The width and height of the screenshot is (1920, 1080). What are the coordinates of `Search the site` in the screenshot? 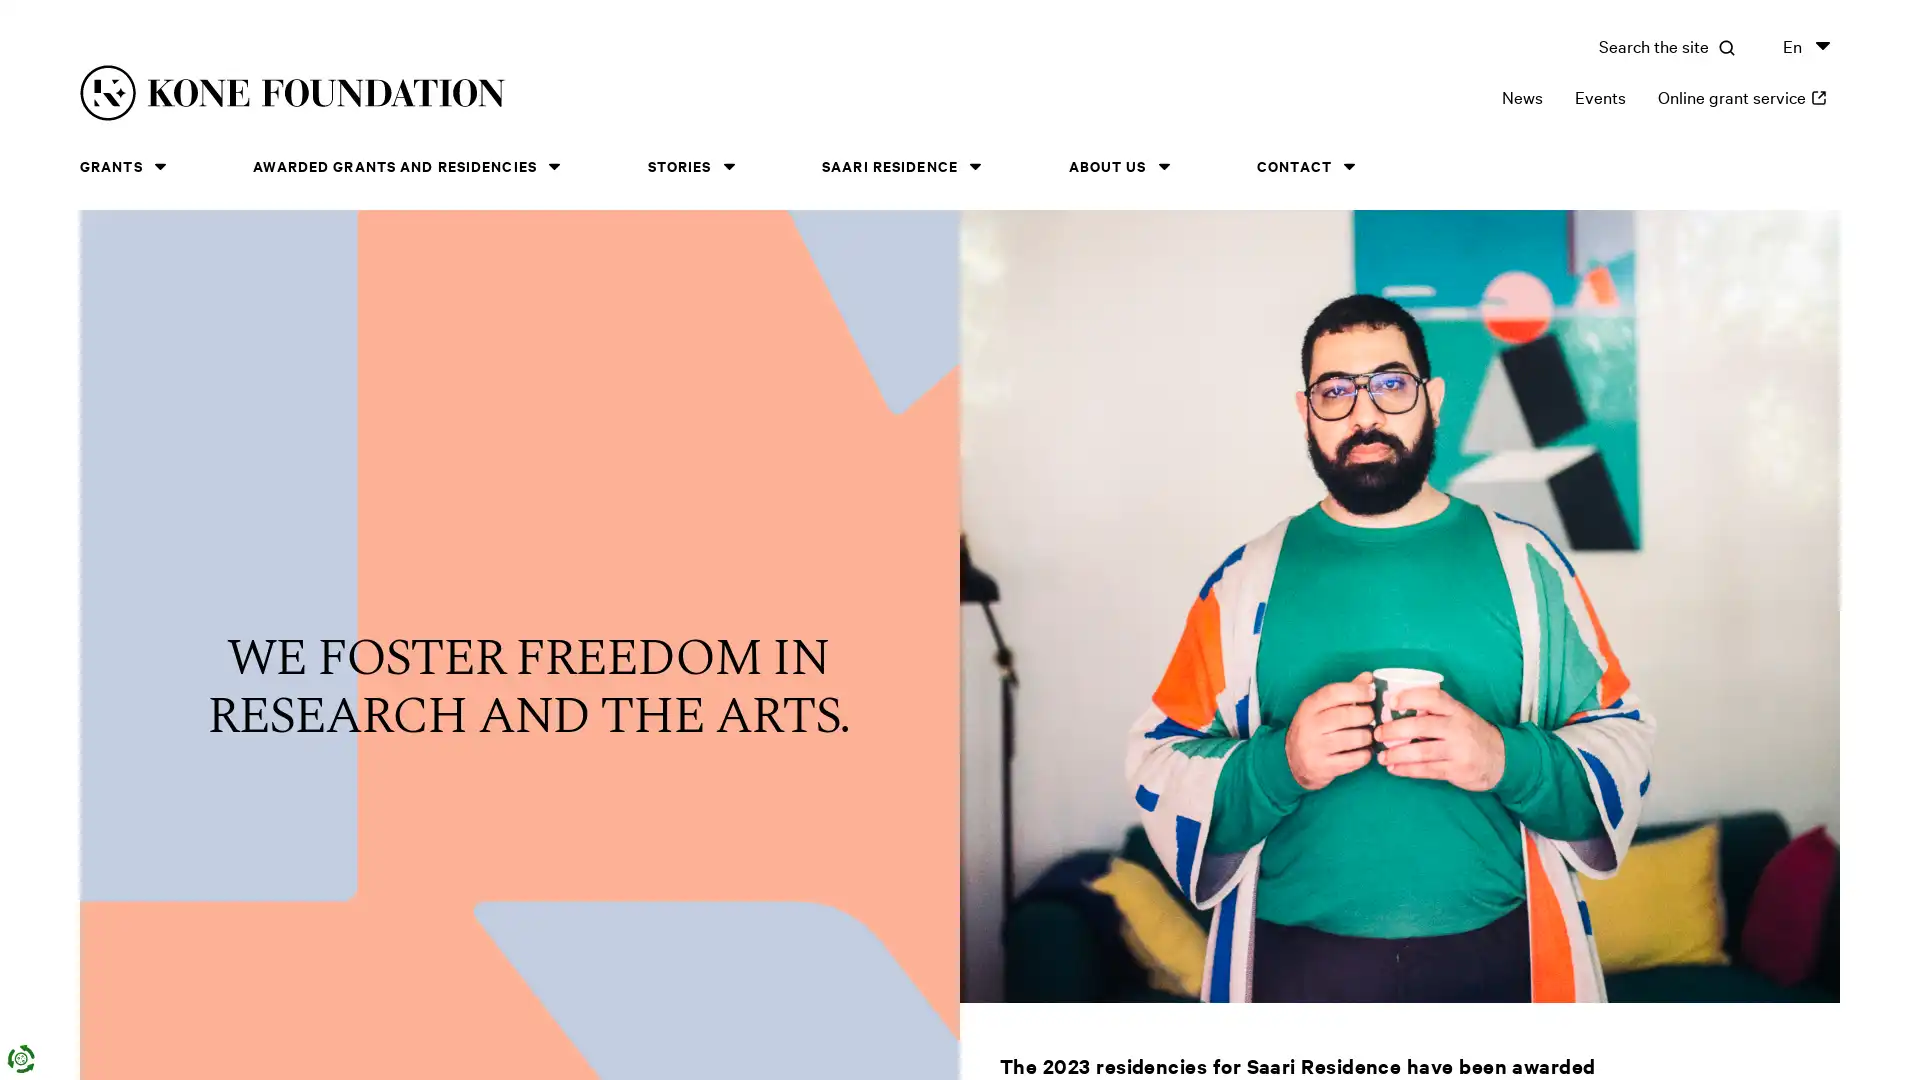 It's located at (1666, 45).